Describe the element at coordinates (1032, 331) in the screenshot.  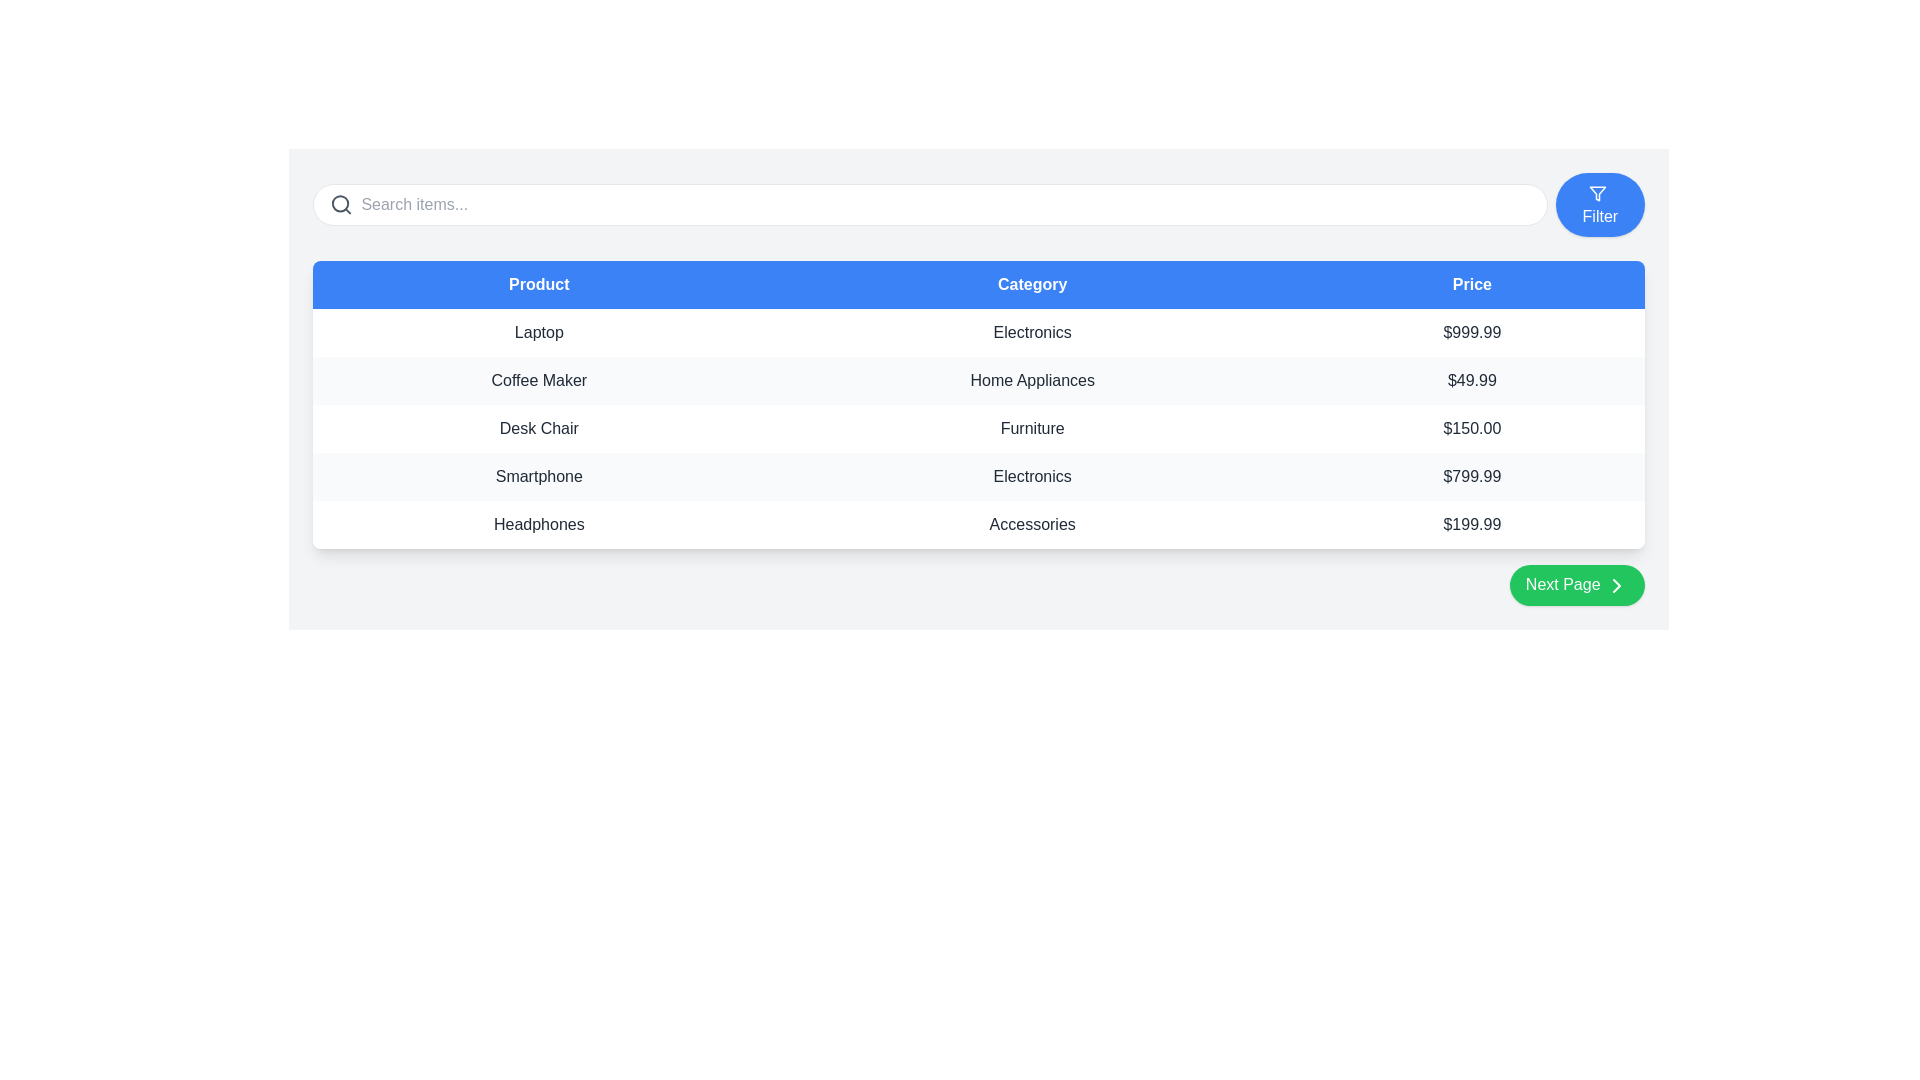
I see `text label displaying 'Electronics' that is located in the middle cell of the 'Category' column in the table under the 'Laptop' row` at that location.